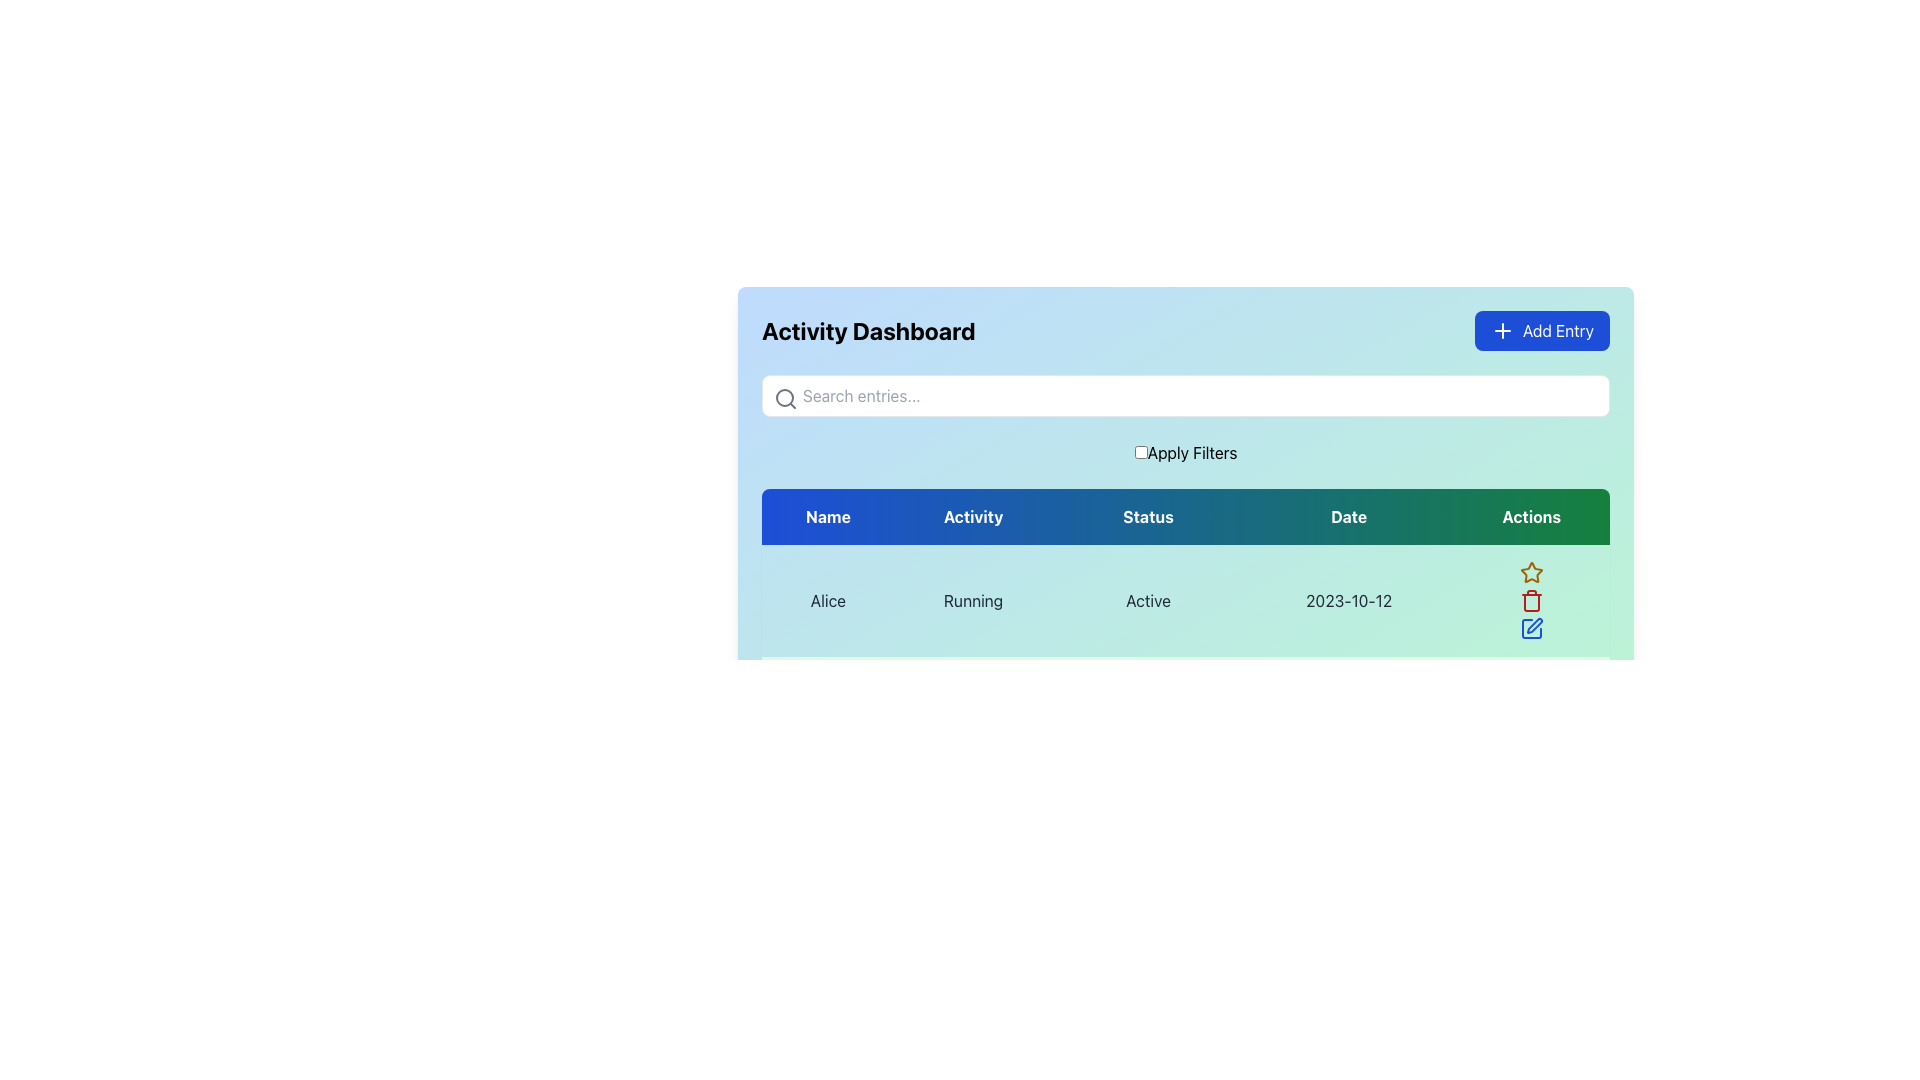 The height and width of the screenshot is (1080, 1920). I want to click on the status indicator text located in the third cell of the table row under the 'Status' column, which follows 'Alice' and 'Running' and precedes the date '2023-10-12', so click(1148, 600).